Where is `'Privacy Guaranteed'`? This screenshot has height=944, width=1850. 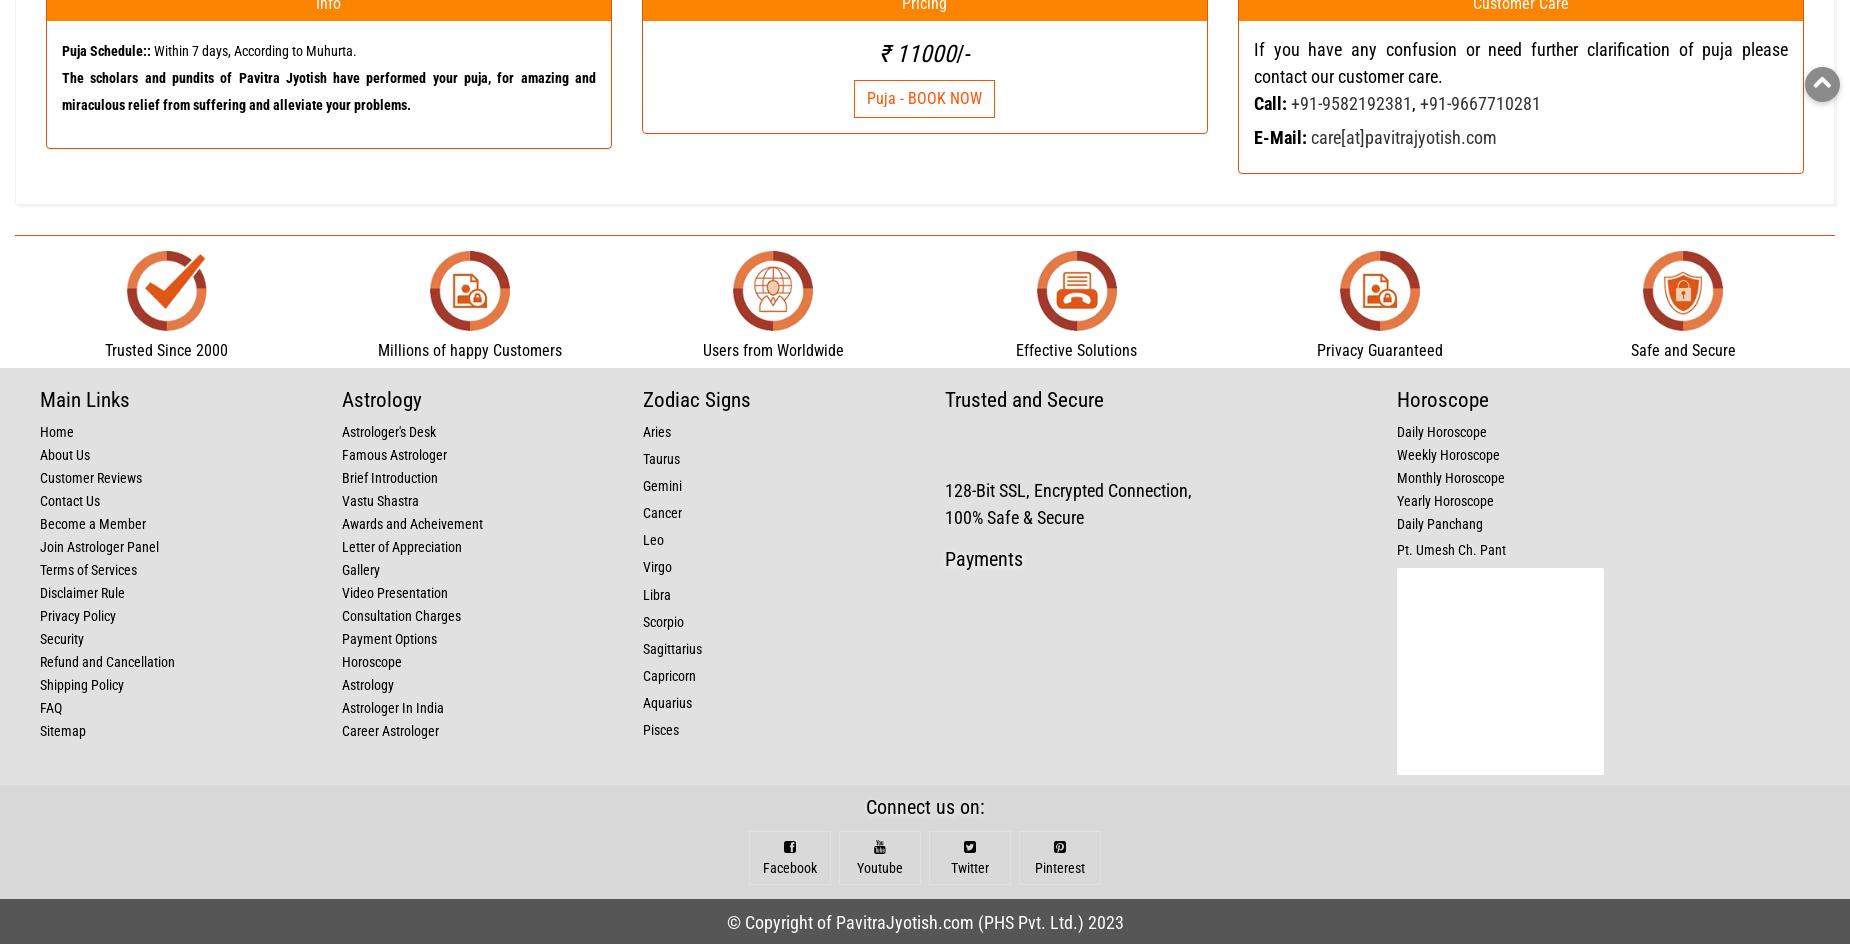
'Privacy Guaranteed' is located at coordinates (1377, 348).